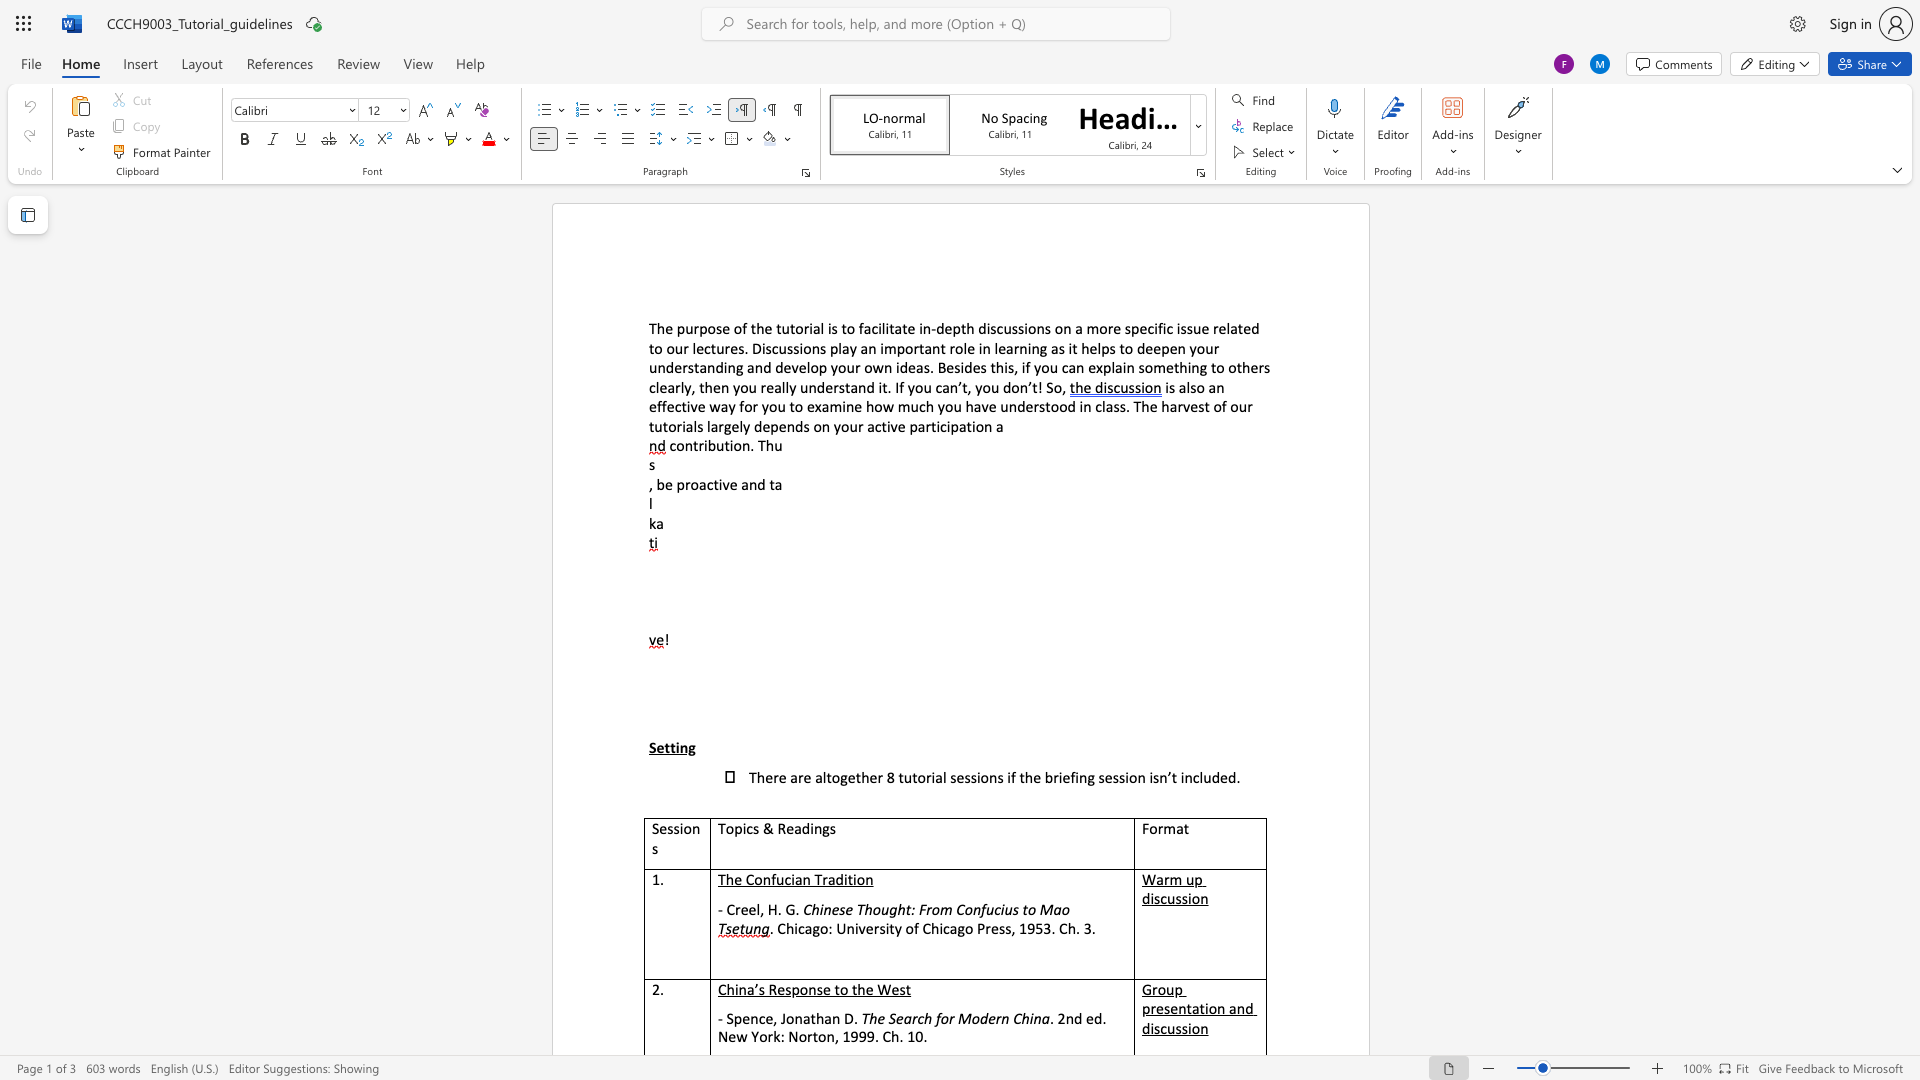 This screenshot has width=1920, height=1080. I want to click on the 1th character "o" in the text, so click(711, 327).